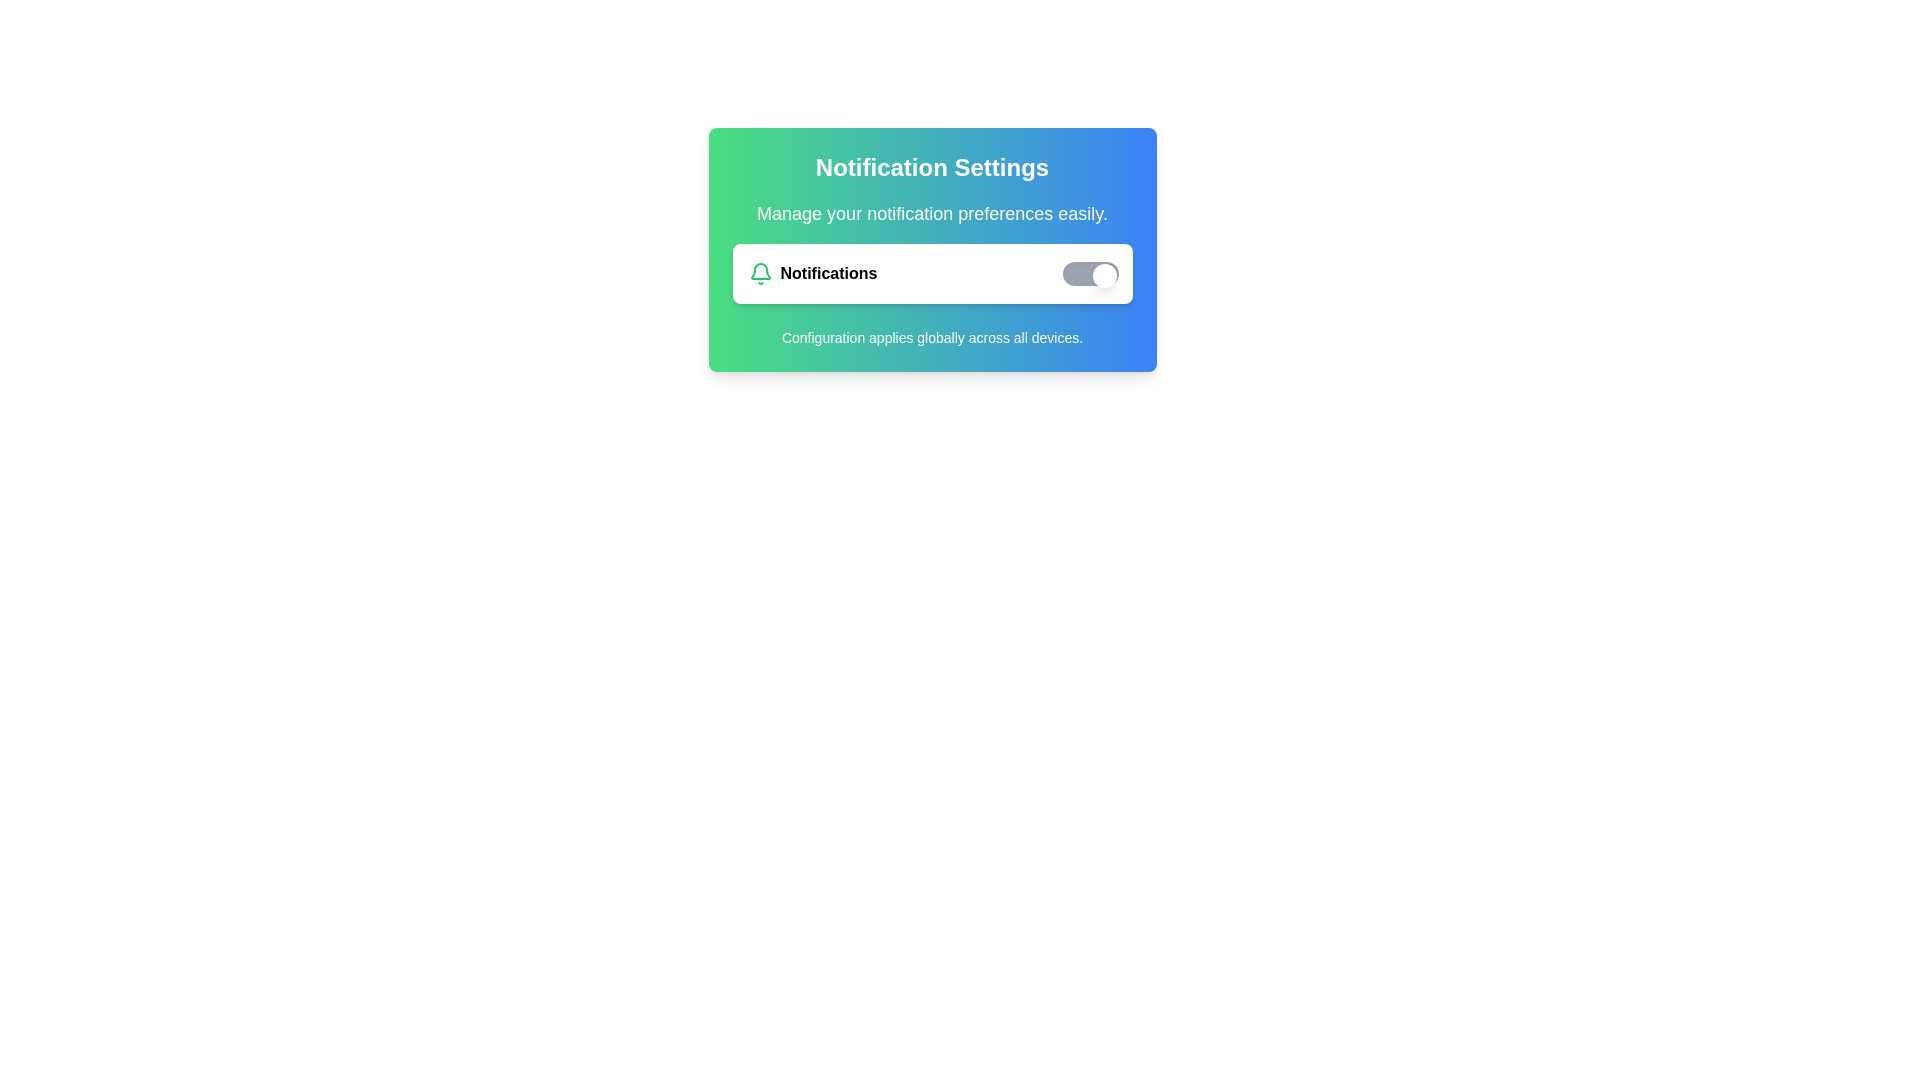 The width and height of the screenshot is (1920, 1080). Describe the element at coordinates (931, 337) in the screenshot. I see `the informational label at the bottom of the card interface, which provides details regarding the global scope of the configuration` at that location.